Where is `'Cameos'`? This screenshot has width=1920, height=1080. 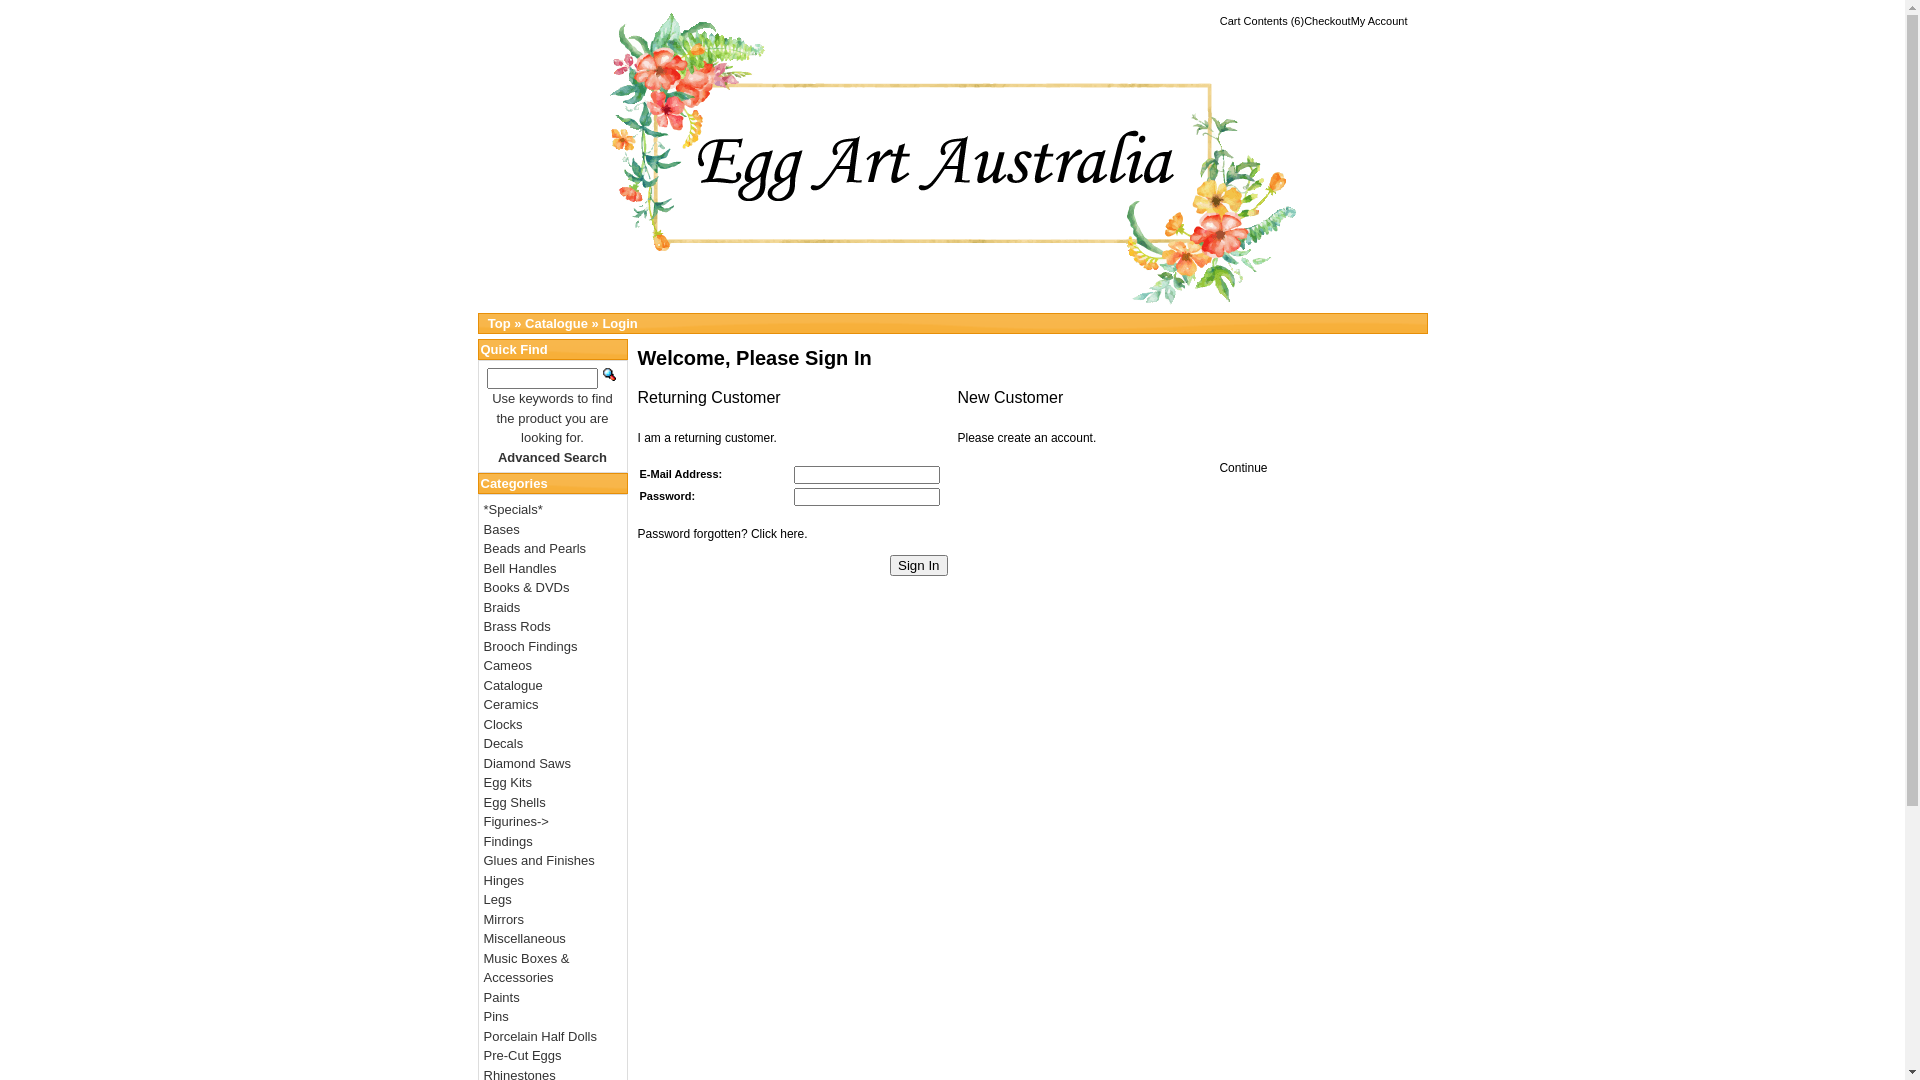
'Cameos' is located at coordinates (508, 665).